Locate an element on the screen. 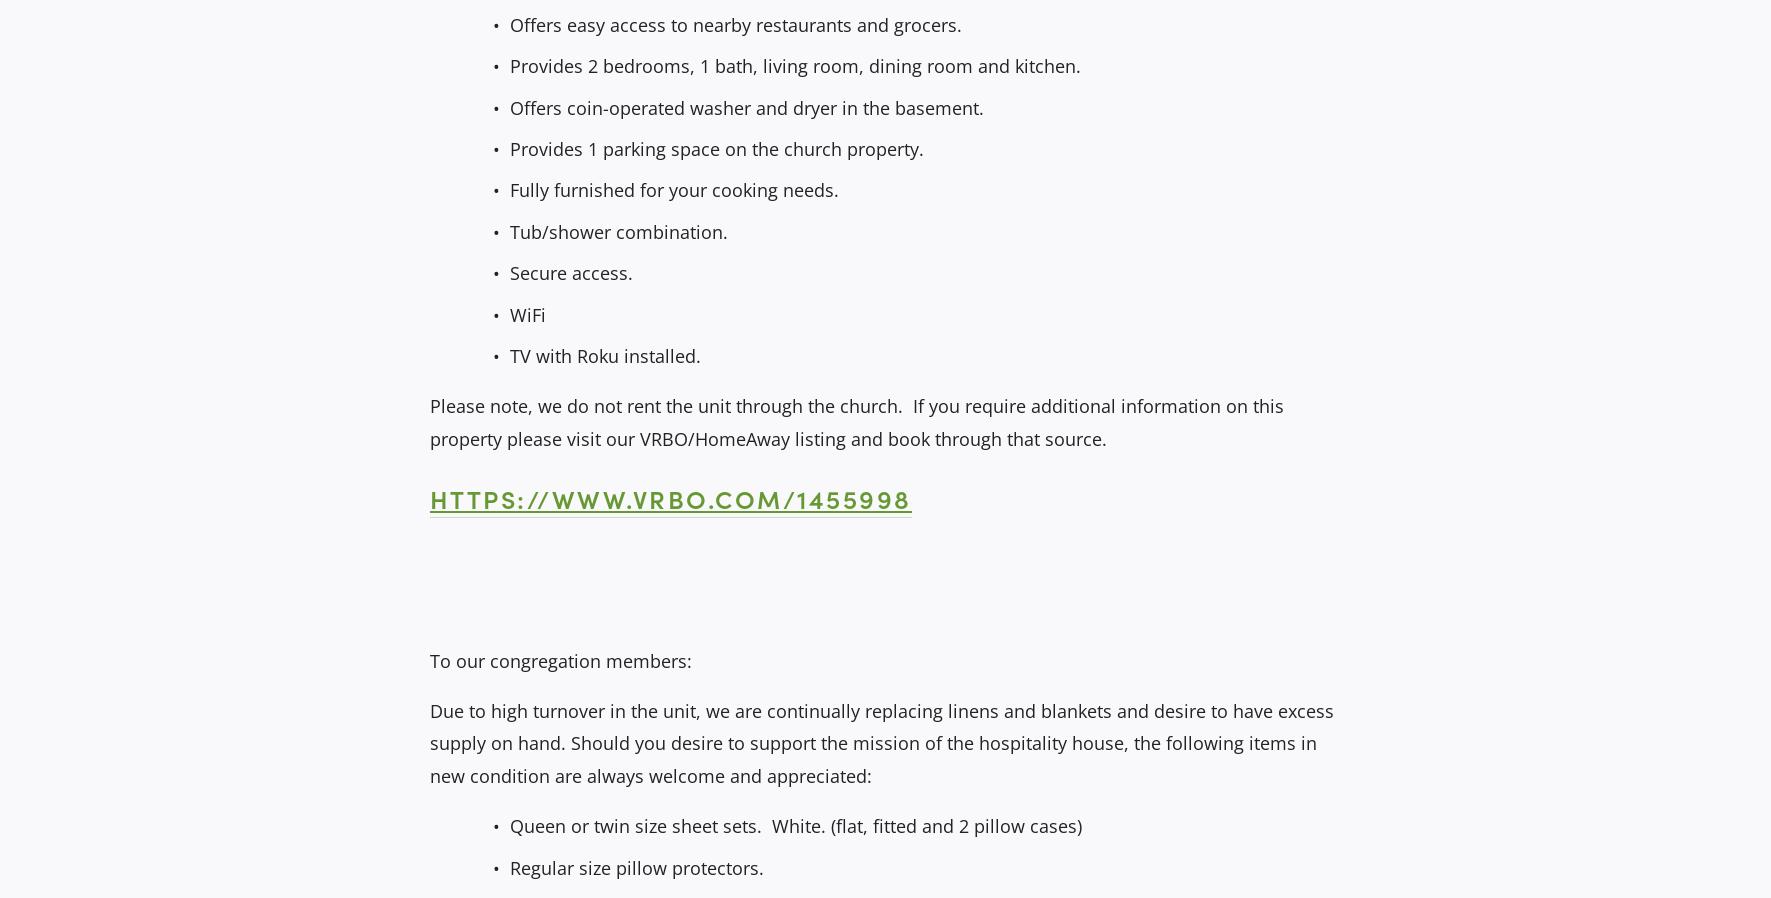  'Provides 1 parking space on the church property.' is located at coordinates (718, 146).